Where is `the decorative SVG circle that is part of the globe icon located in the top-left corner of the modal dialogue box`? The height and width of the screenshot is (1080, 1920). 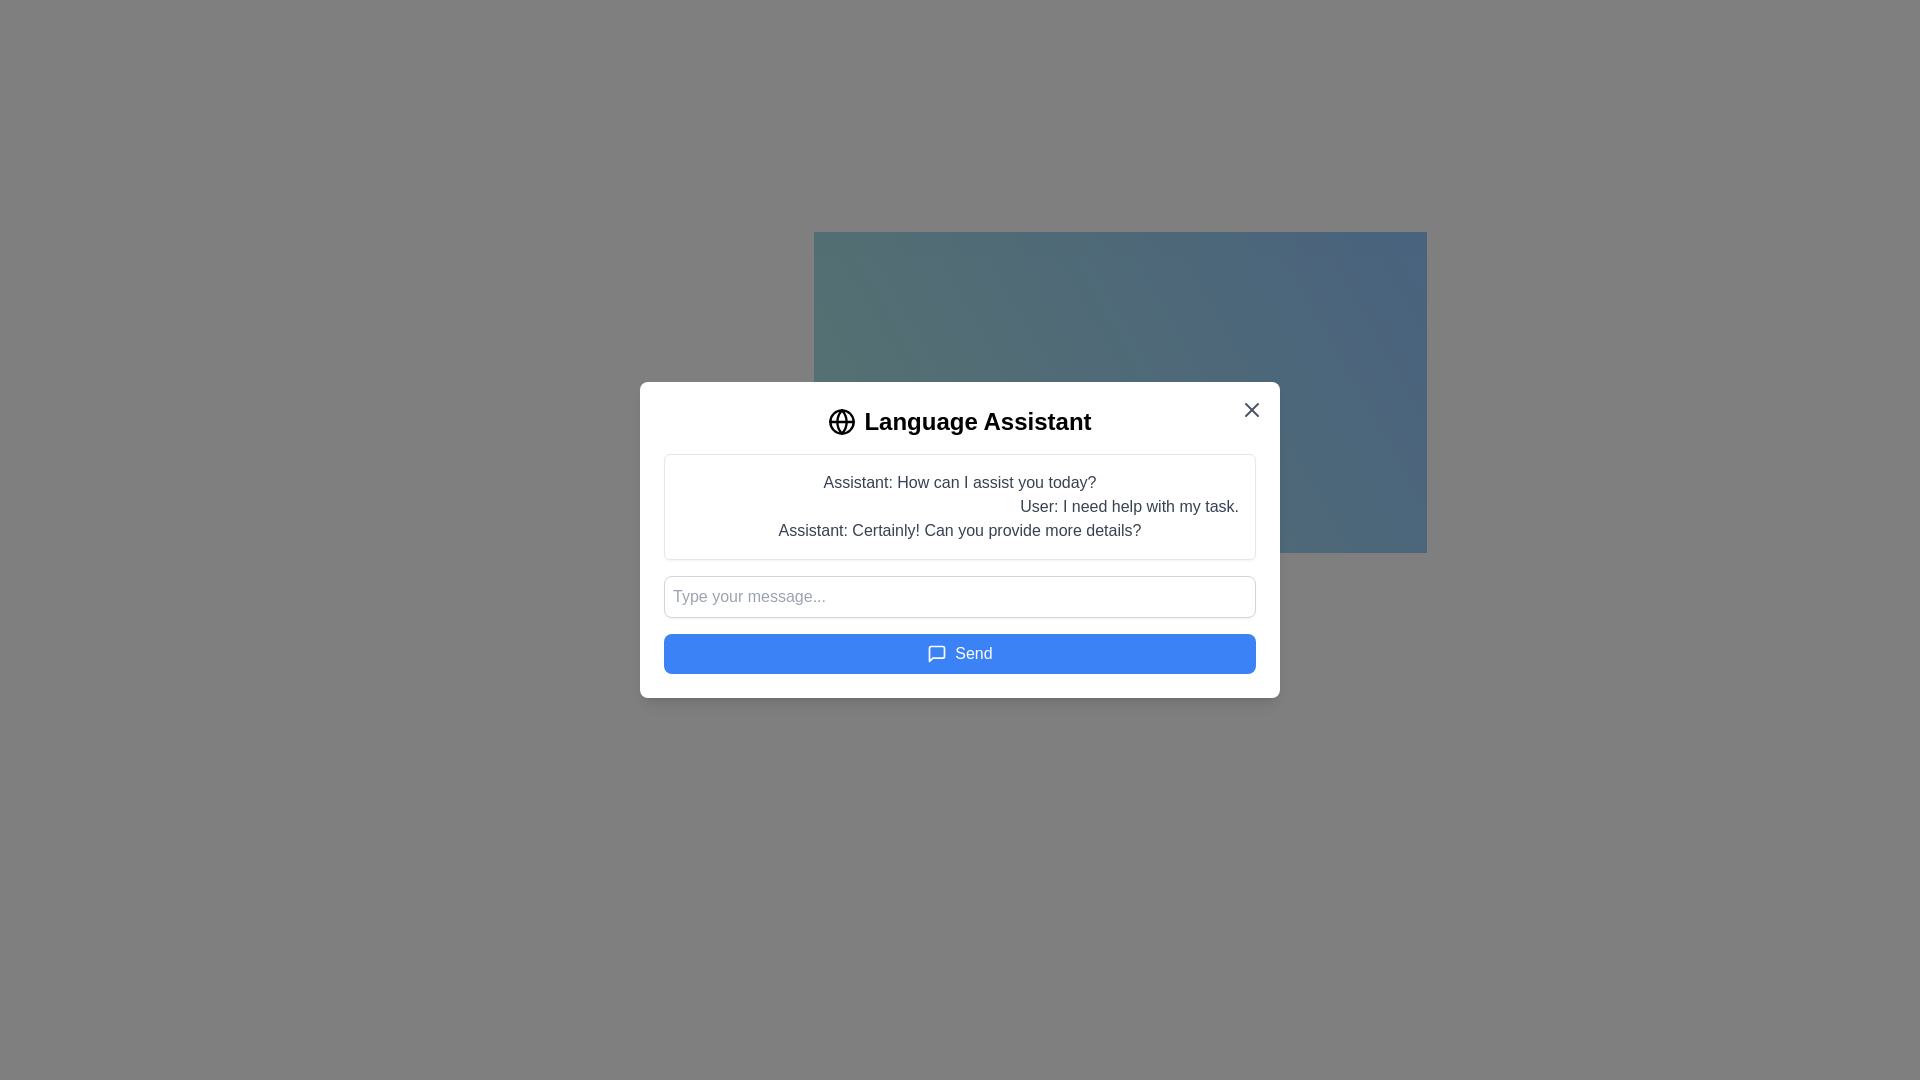 the decorative SVG circle that is part of the globe icon located in the top-left corner of the modal dialogue box is located at coordinates (842, 420).